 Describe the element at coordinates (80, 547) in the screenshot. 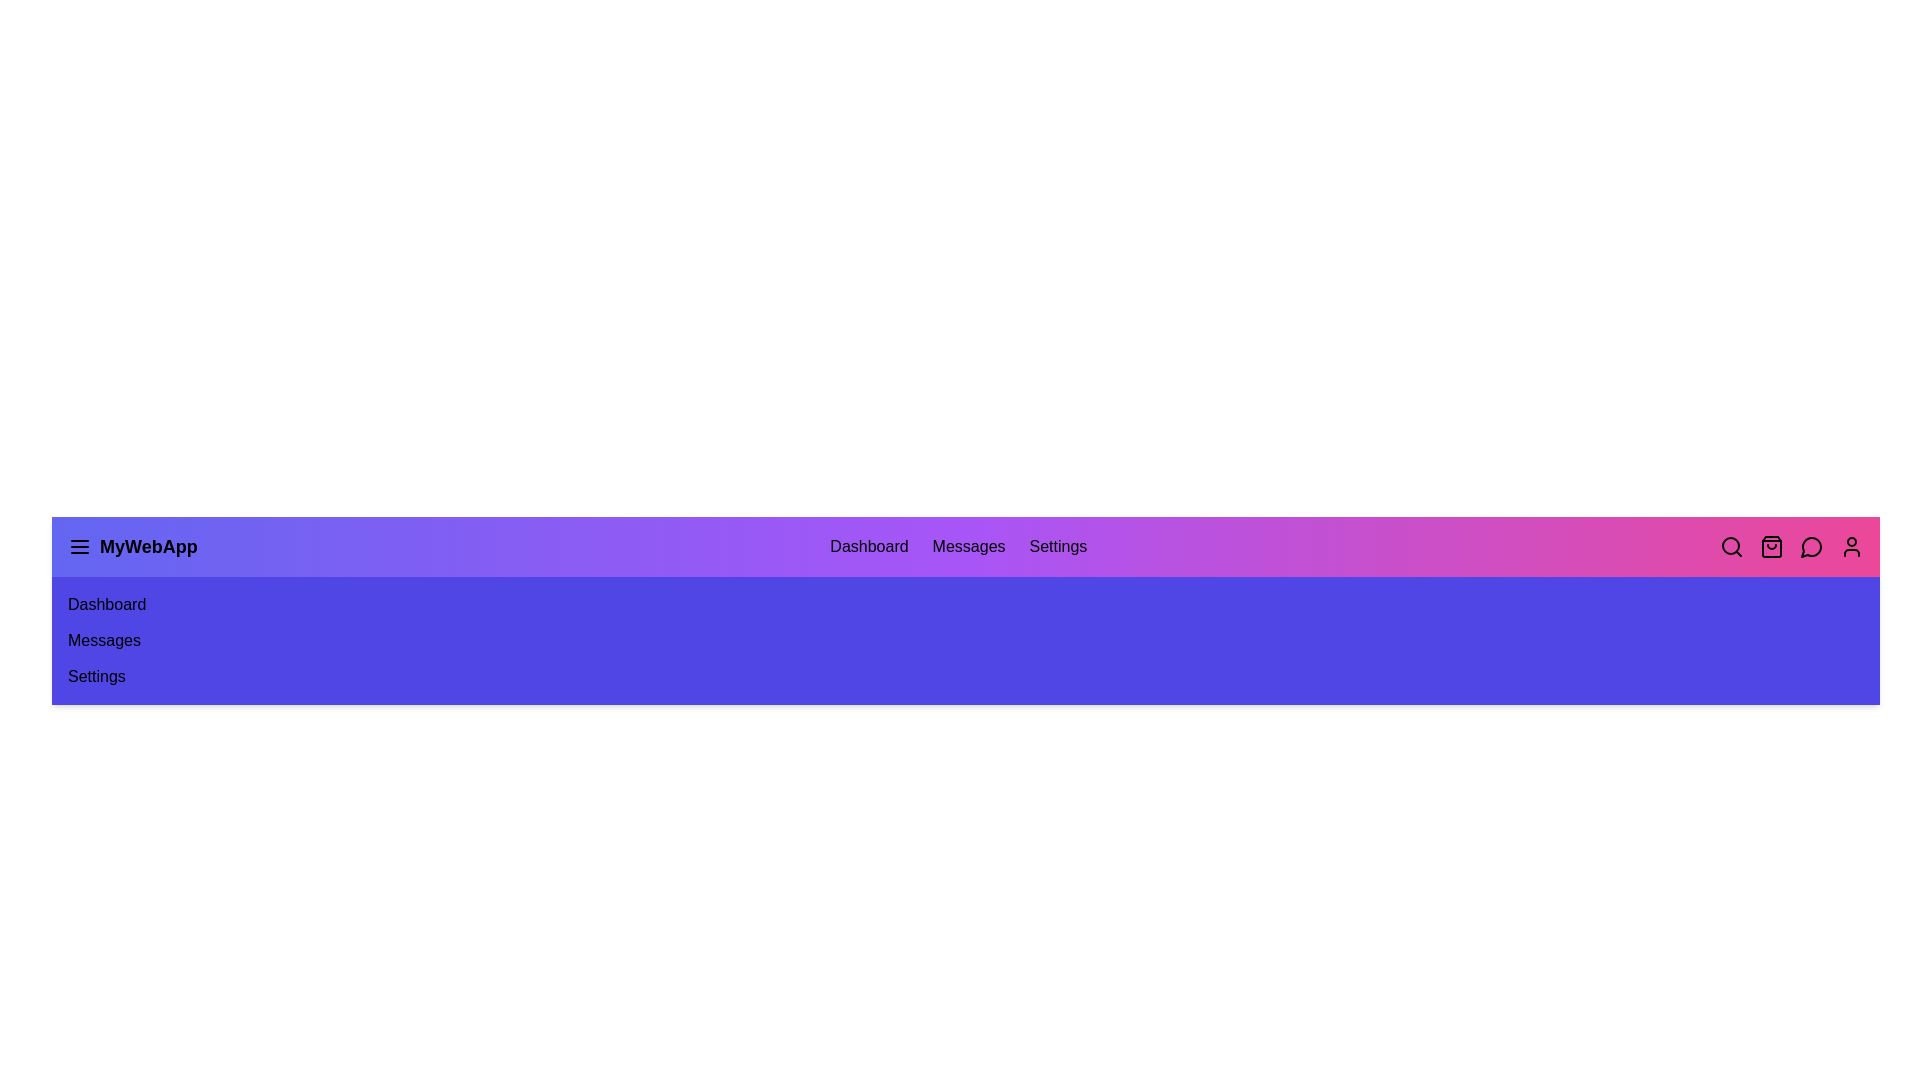

I see `the menu toggle button to toggle the menu visibility` at that location.